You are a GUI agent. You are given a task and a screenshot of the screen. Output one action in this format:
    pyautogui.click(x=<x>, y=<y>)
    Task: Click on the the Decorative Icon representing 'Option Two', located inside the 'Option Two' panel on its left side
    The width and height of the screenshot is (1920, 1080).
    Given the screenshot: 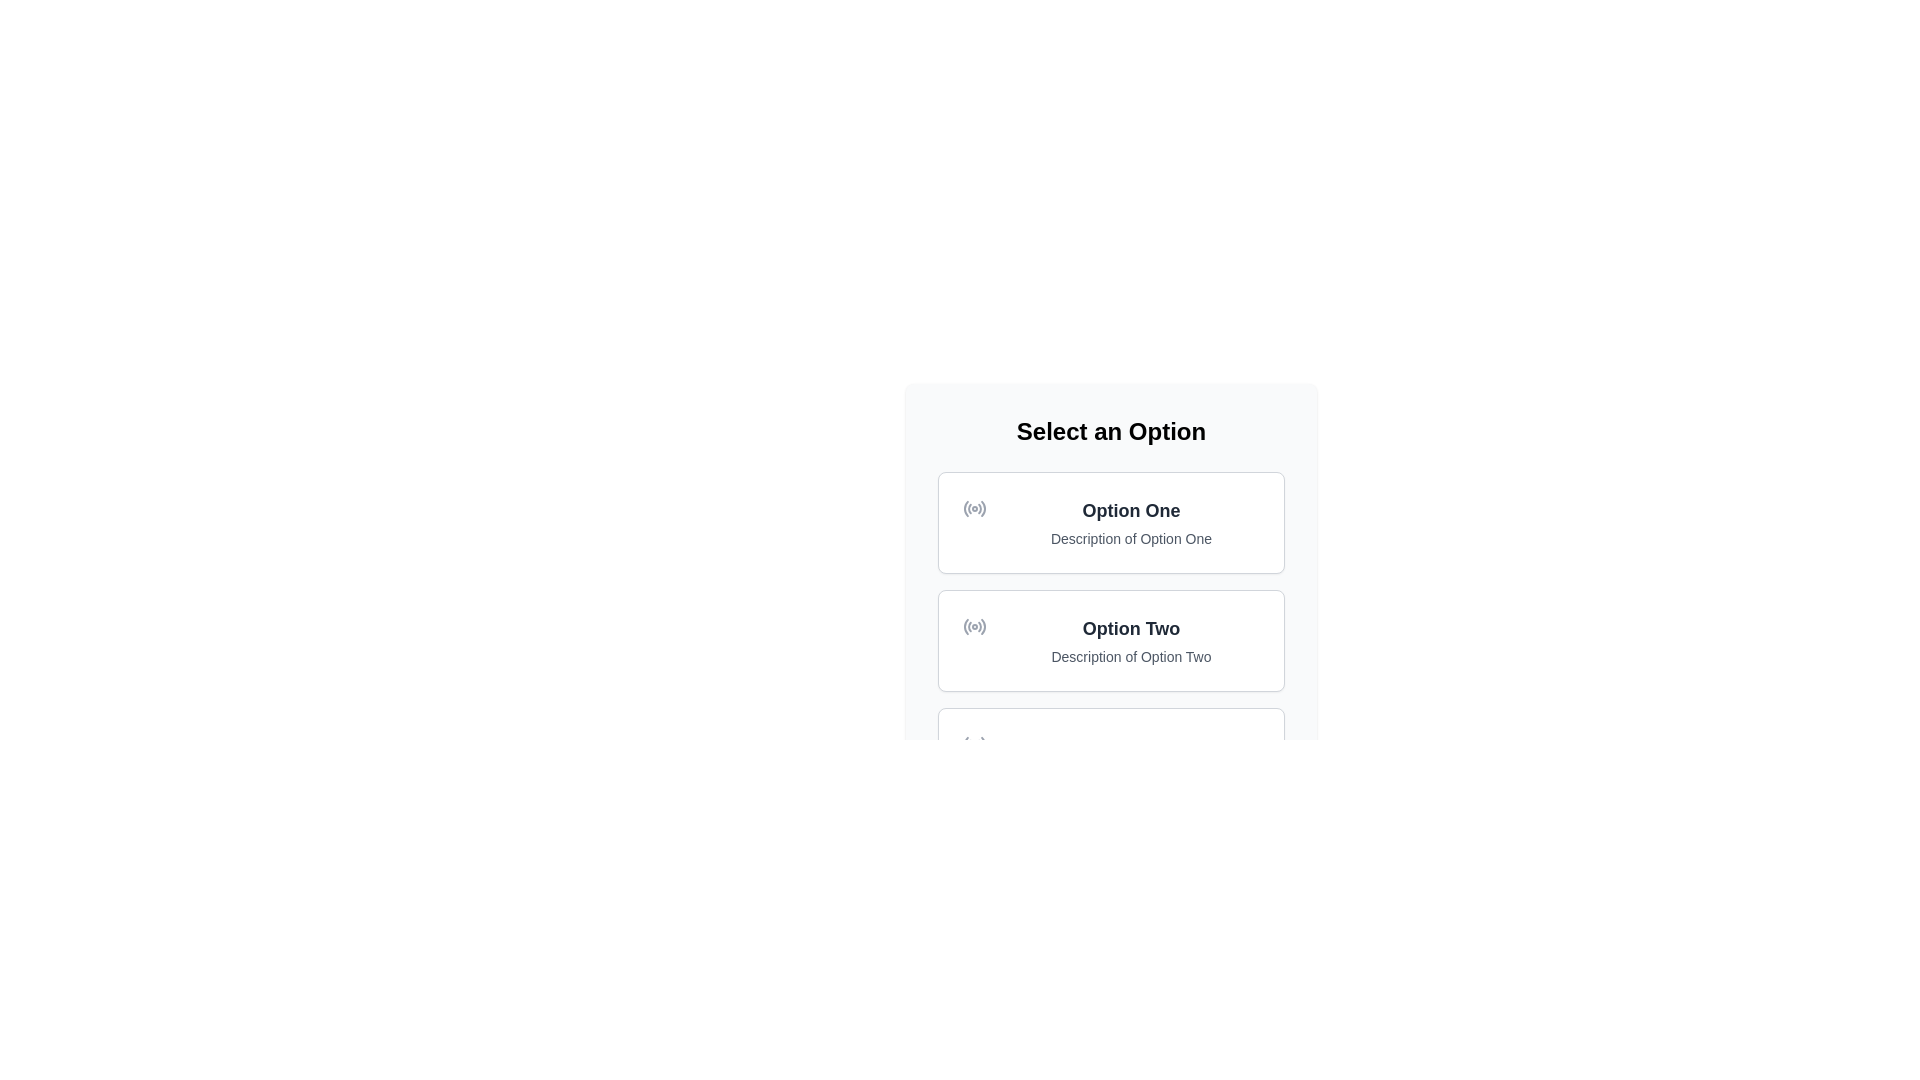 What is the action you would take?
    pyautogui.click(x=974, y=626)
    